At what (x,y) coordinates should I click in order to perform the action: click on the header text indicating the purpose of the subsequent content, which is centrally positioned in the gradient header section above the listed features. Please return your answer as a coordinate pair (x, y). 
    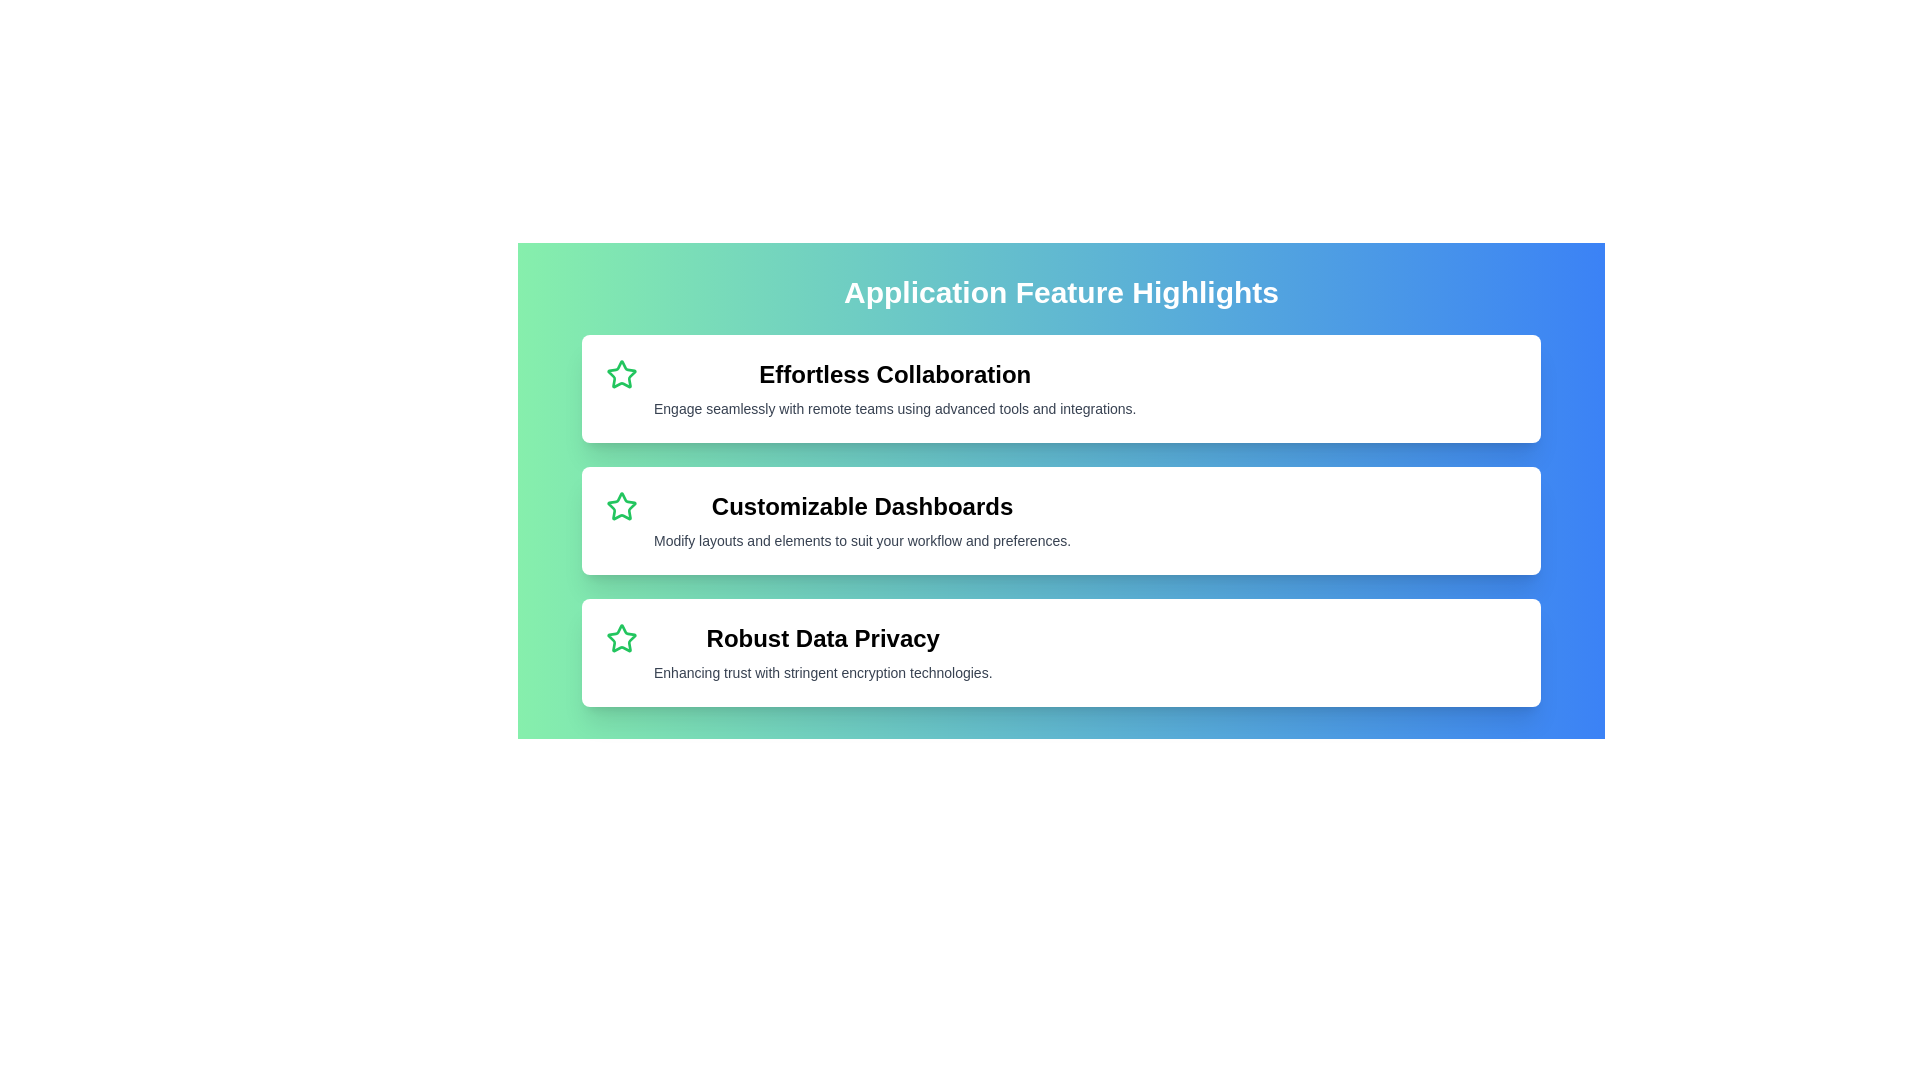
    Looking at the image, I should click on (1060, 293).